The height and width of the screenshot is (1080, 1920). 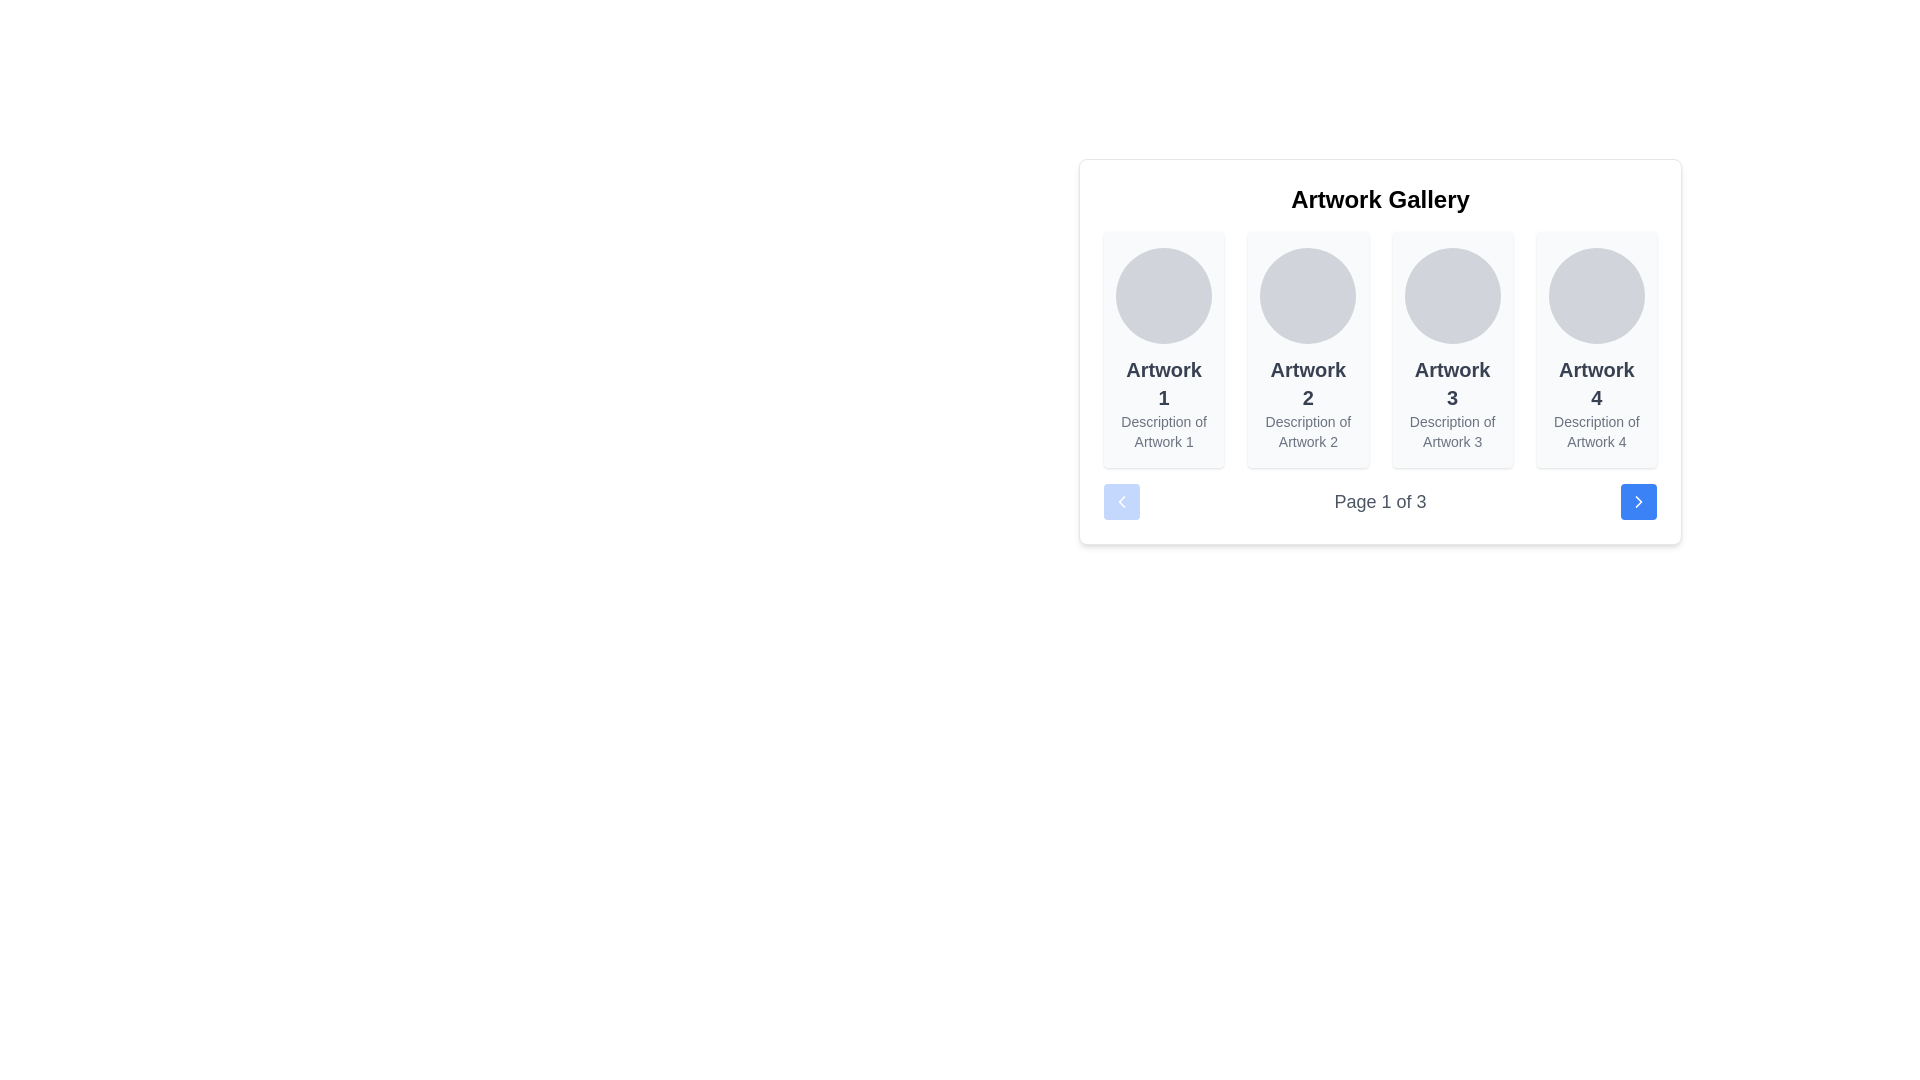 What do you see at coordinates (1595, 384) in the screenshot?
I see `the text label that serves as a heading for the corresponding artwork` at bounding box center [1595, 384].